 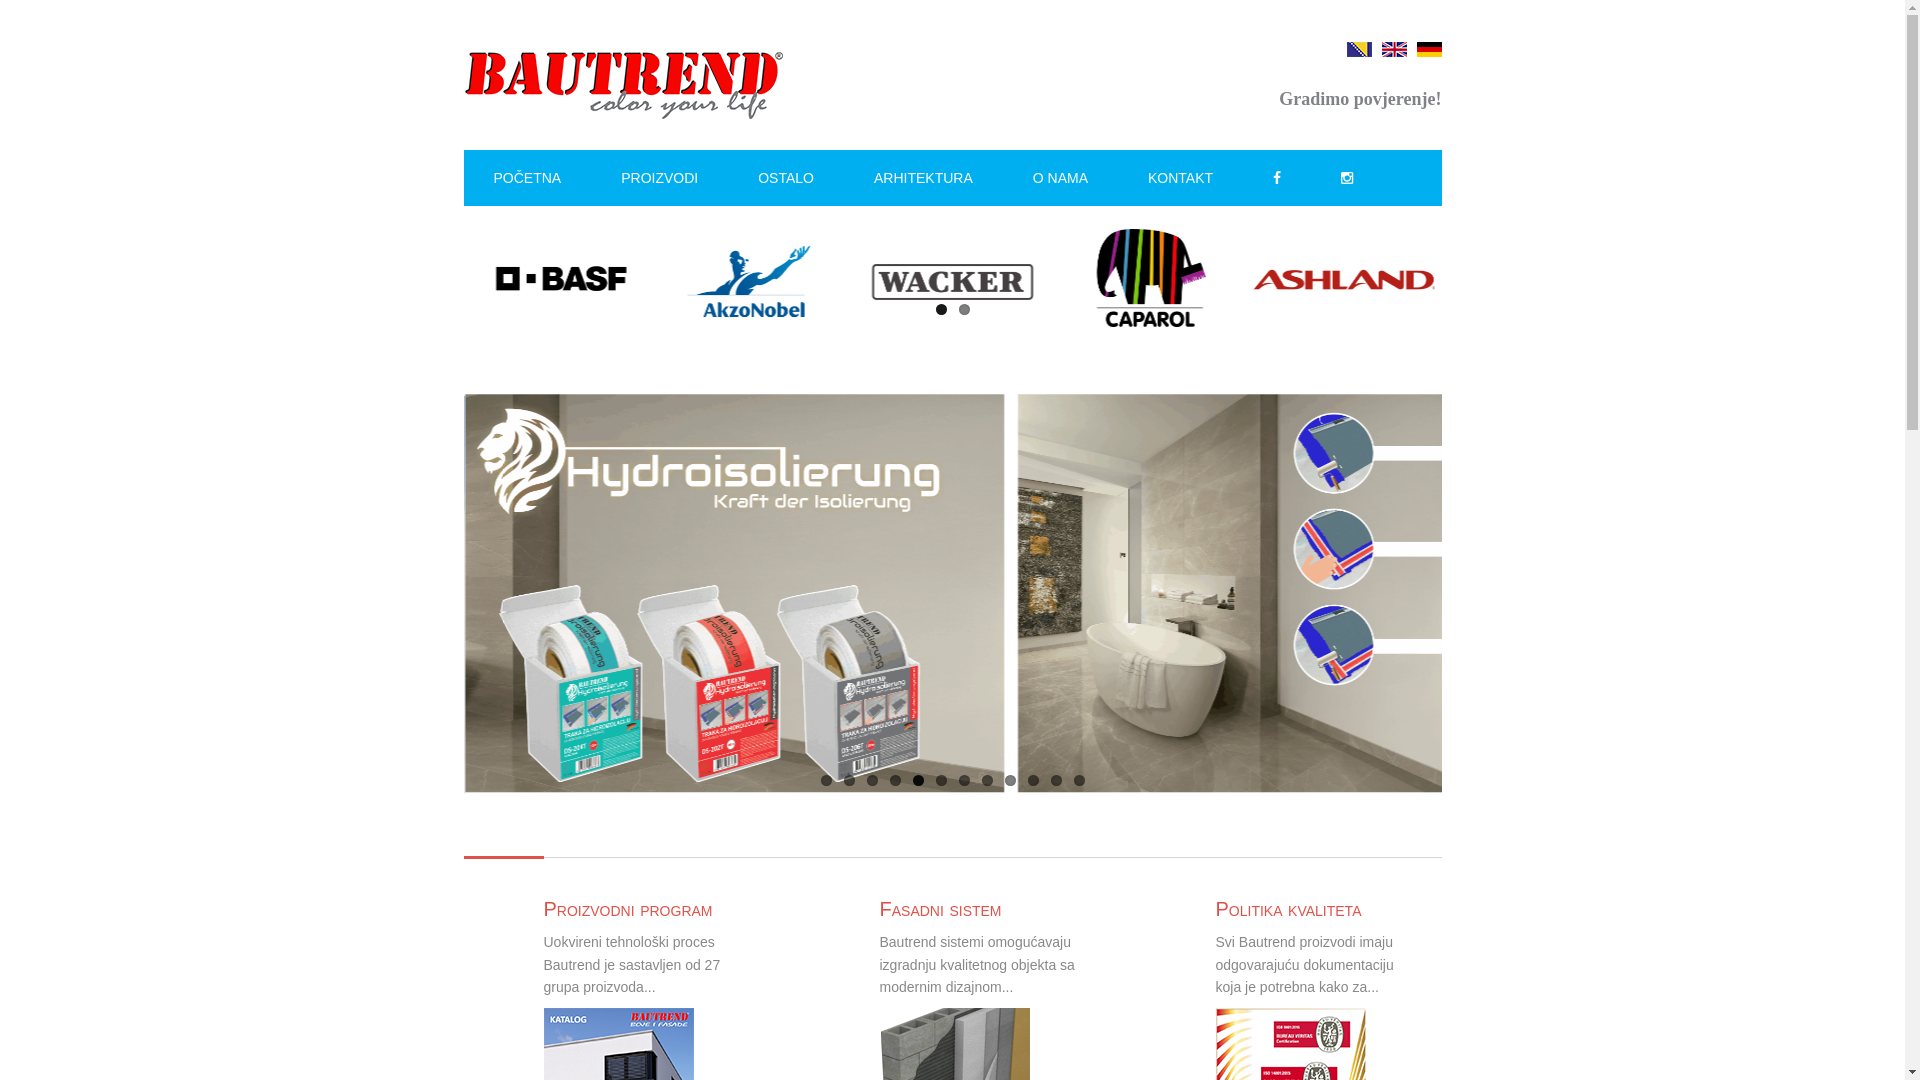 I want to click on 'O NAMA', so click(x=1059, y=176).